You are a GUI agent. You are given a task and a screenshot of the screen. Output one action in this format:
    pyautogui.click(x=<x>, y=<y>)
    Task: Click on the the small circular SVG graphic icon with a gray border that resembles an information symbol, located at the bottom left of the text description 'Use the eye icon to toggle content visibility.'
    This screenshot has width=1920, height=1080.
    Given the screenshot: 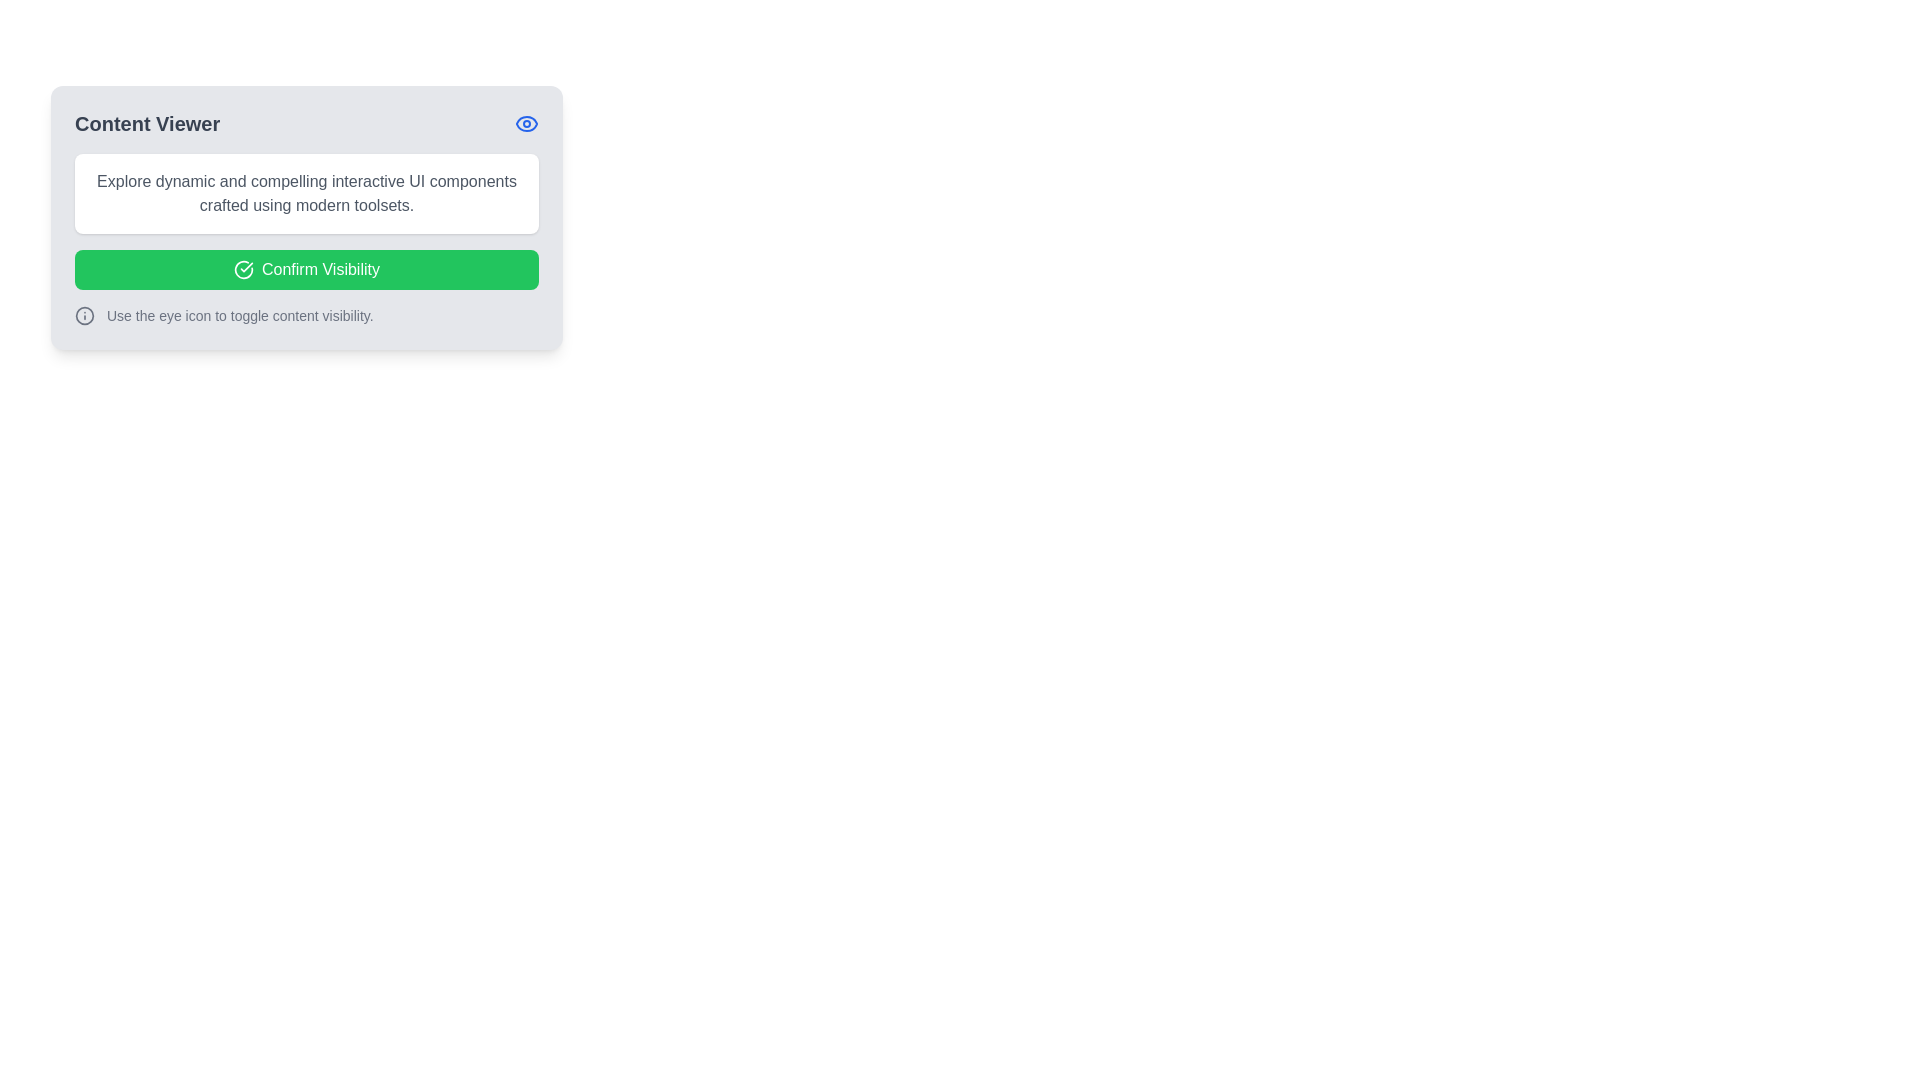 What is the action you would take?
    pyautogui.click(x=84, y=315)
    